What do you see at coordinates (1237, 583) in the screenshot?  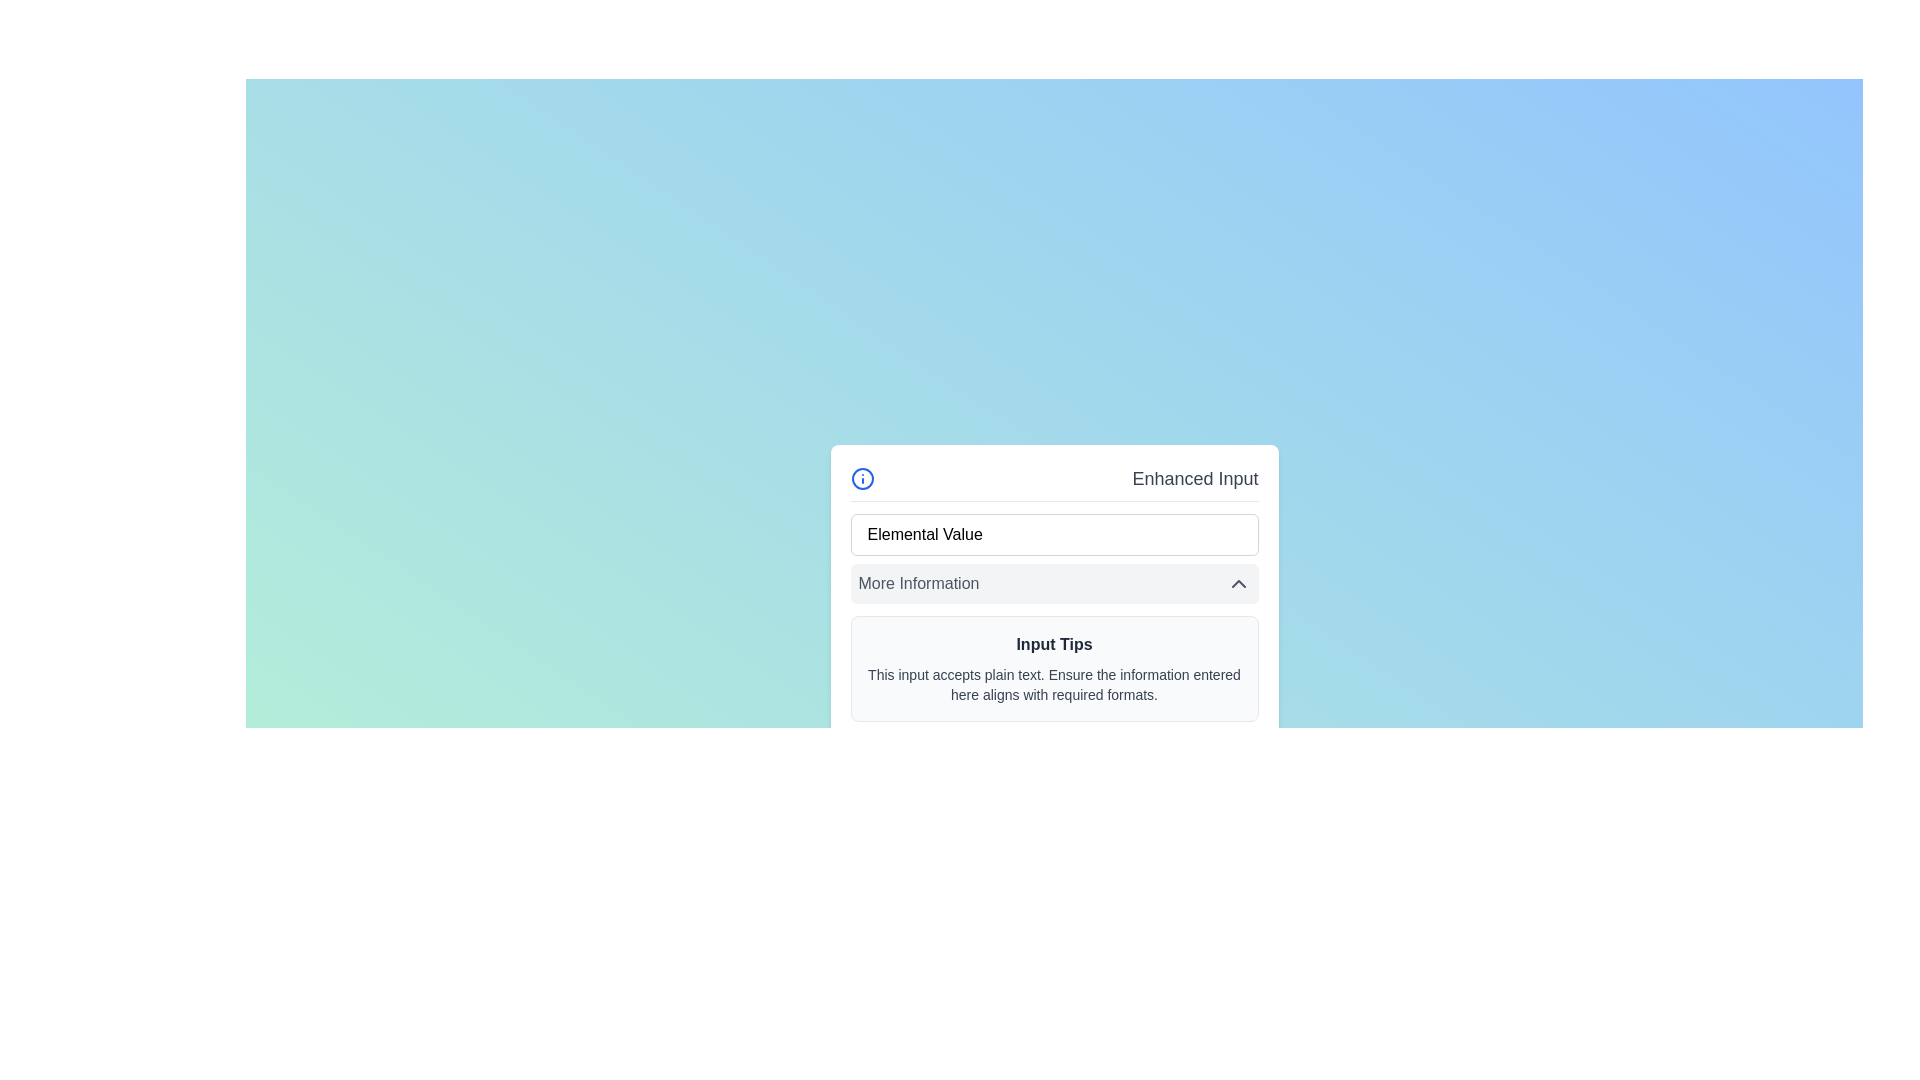 I see `the upward-pointing chevron icon located in the 'More Information' section to provide additional feedback` at bounding box center [1237, 583].